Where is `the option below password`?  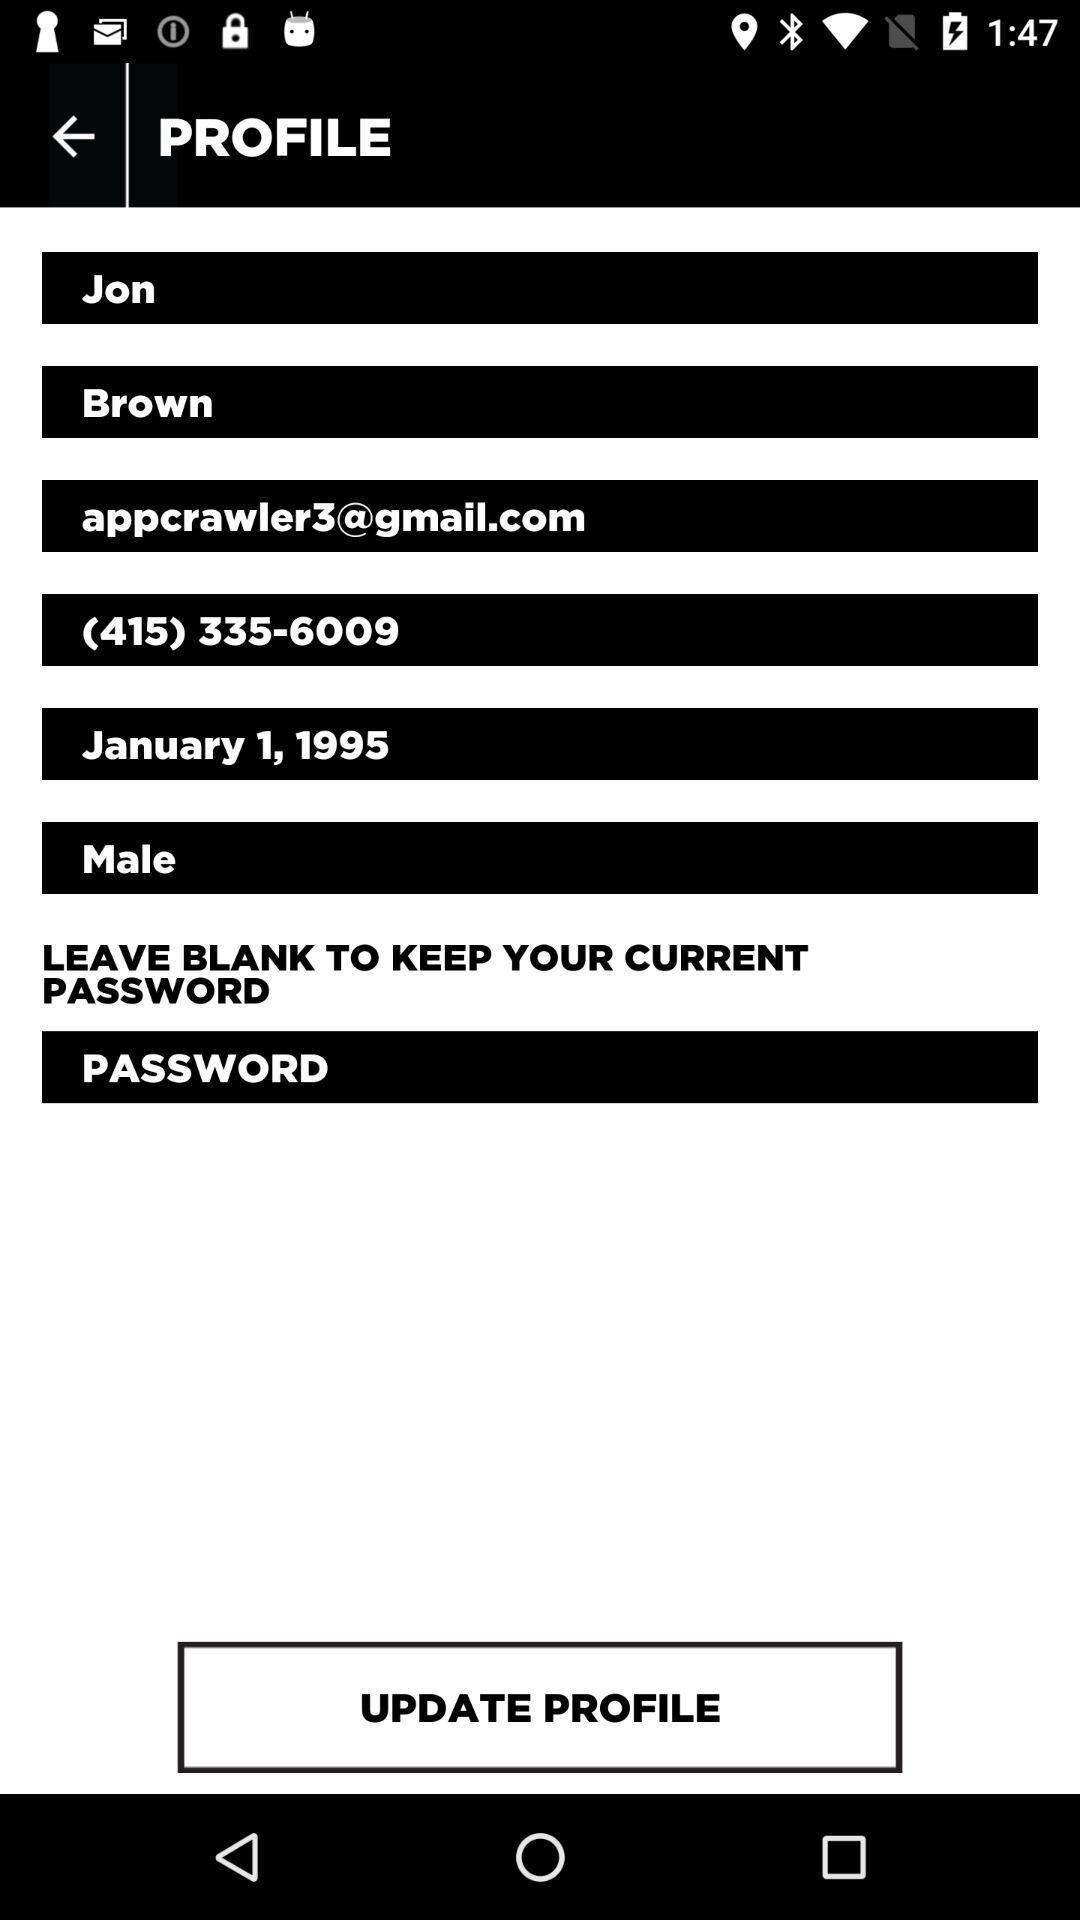
the option below password is located at coordinates (540, 1706).